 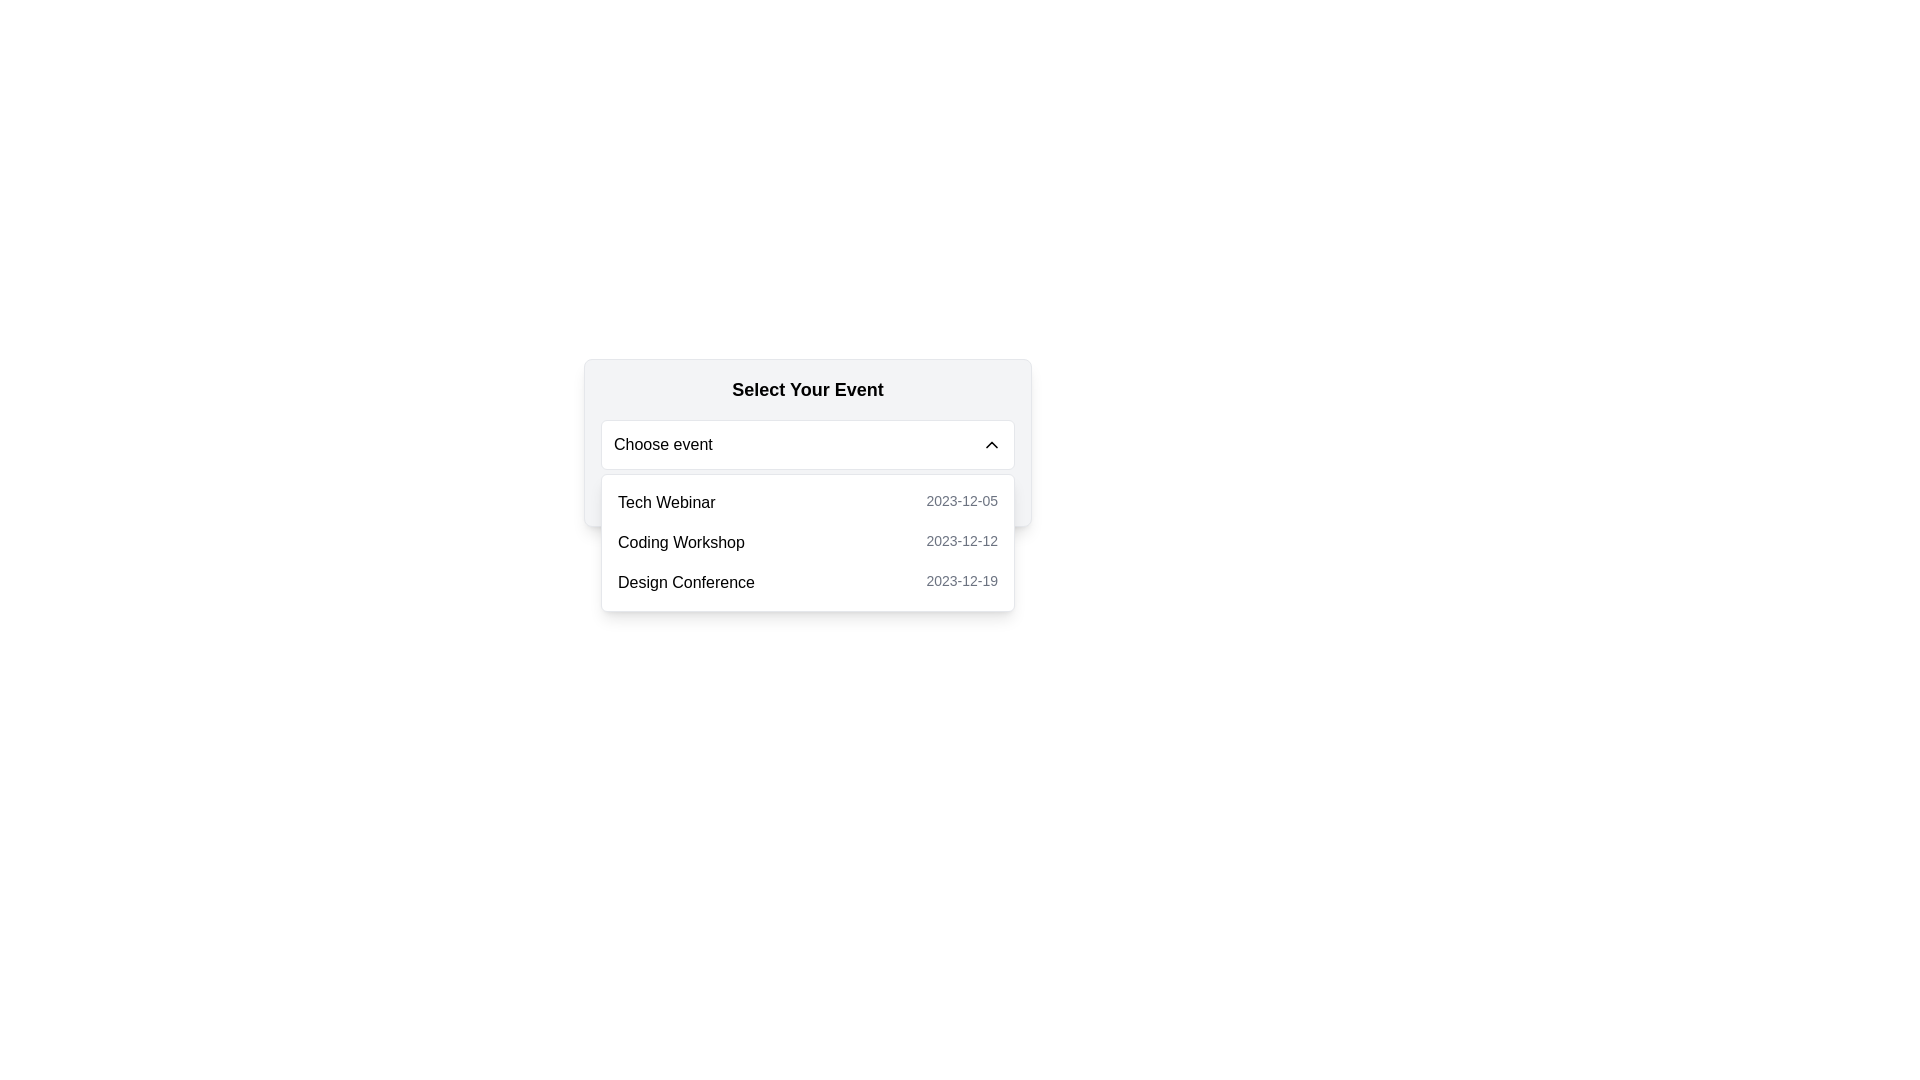 What do you see at coordinates (962, 501) in the screenshot?
I see `the text label displaying the date '2023-12-05' which is part of a dropdown menu item and aligned to the right side of the corresponding list entry` at bounding box center [962, 501].